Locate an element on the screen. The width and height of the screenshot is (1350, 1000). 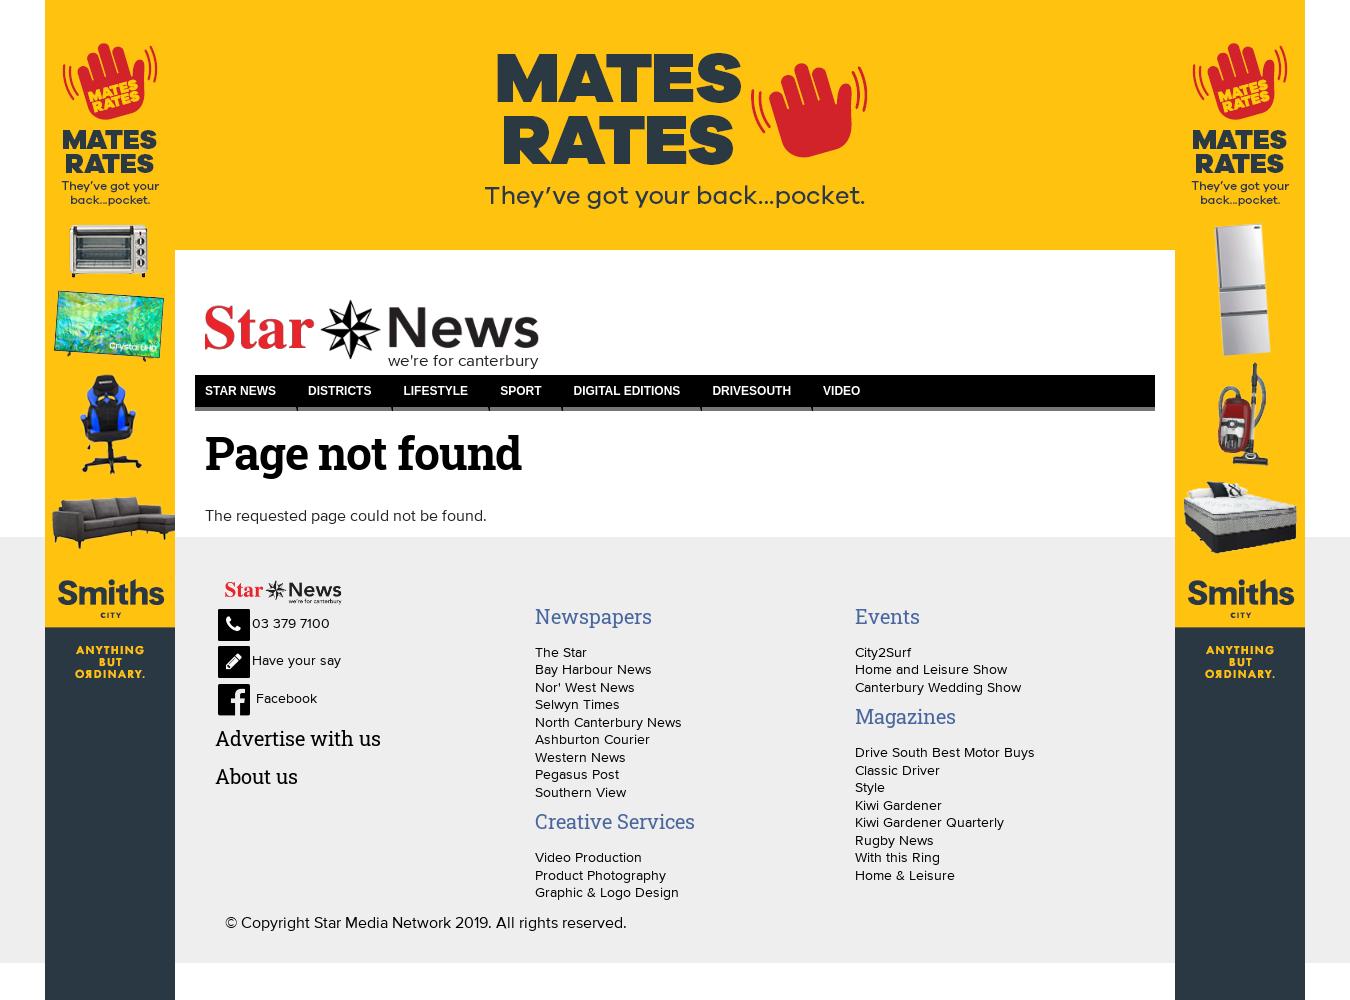
'Southern View' is located at coordinates (579, 791).